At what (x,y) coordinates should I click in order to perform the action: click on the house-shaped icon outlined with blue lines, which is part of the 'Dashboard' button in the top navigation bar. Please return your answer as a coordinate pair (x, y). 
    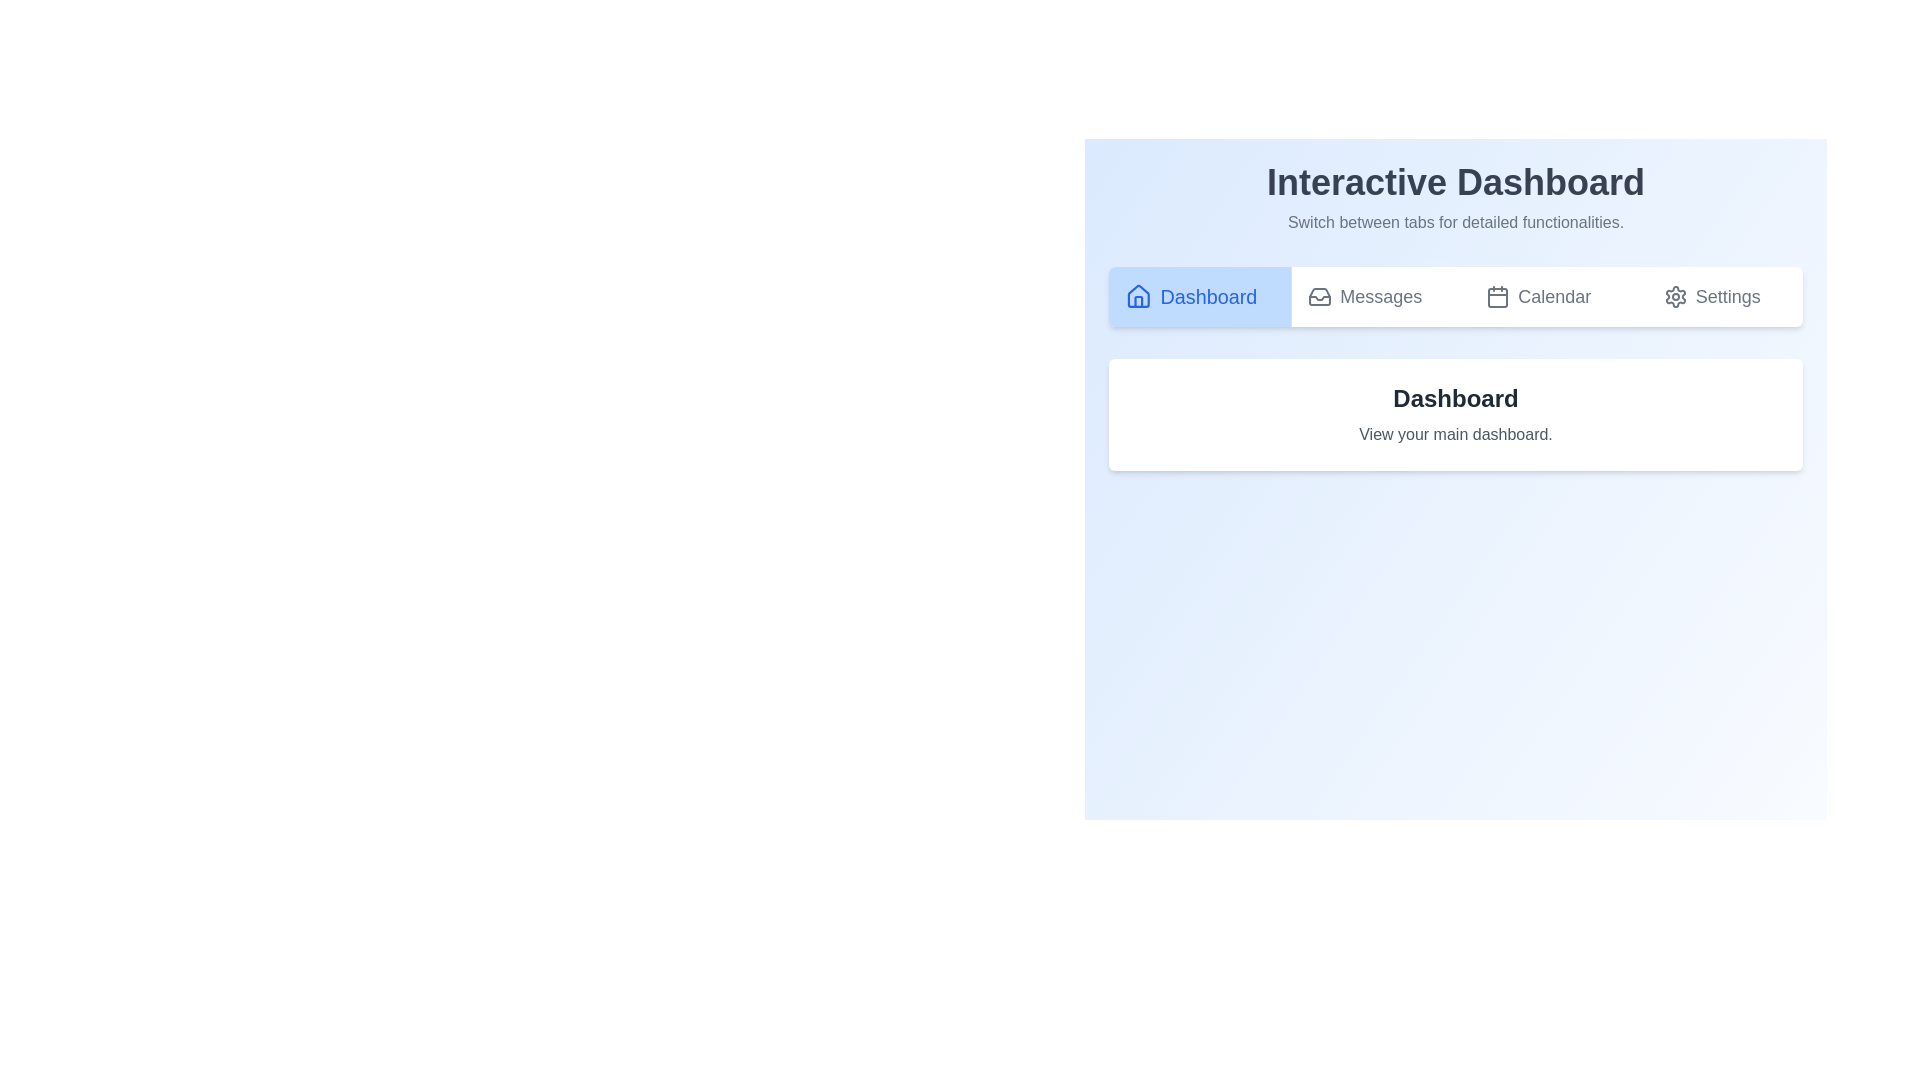
    Looking at the image, I should click on (1138, 297).